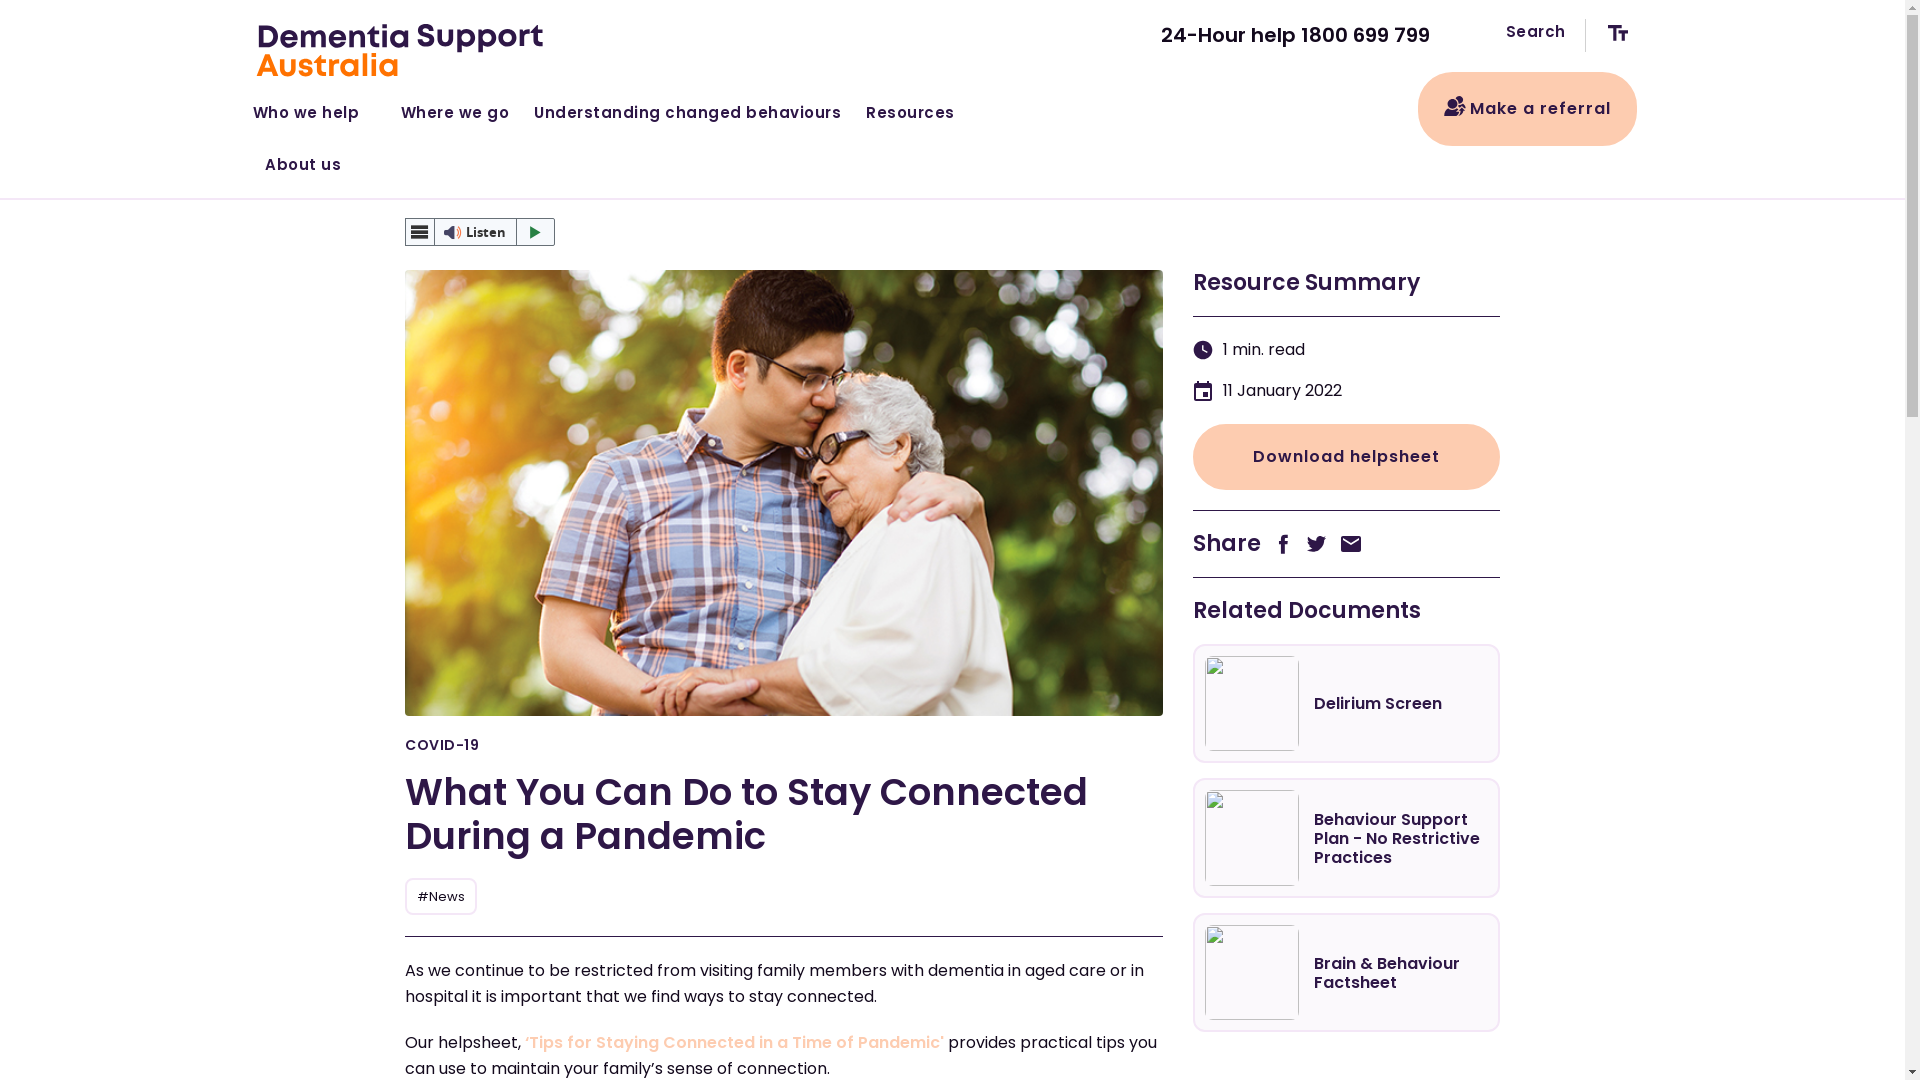 The height and width of the screenshot is (1080, 1920). I want to click on 'Where we go', so click(454, 108).